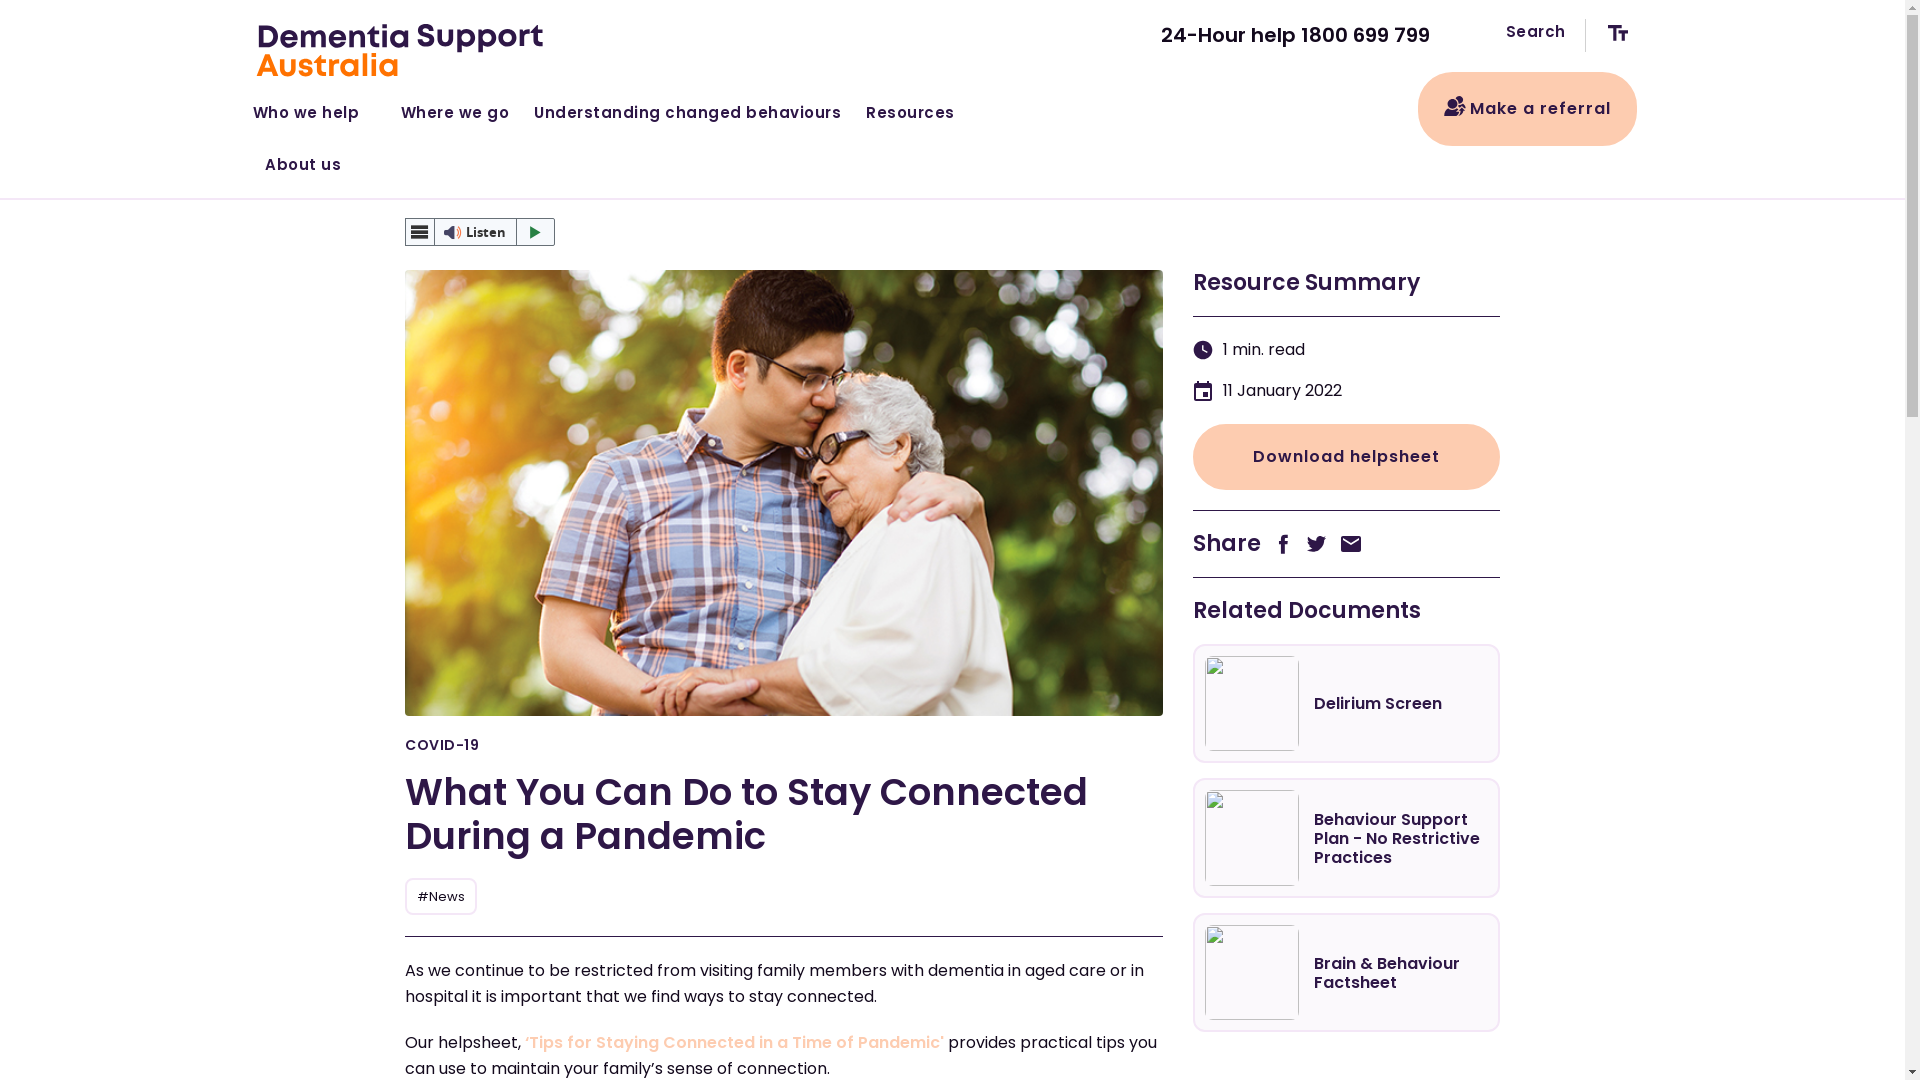 The height and width of the screenshot is (1080, 1920). I want to click on 'Where we go', so click(454, 108).